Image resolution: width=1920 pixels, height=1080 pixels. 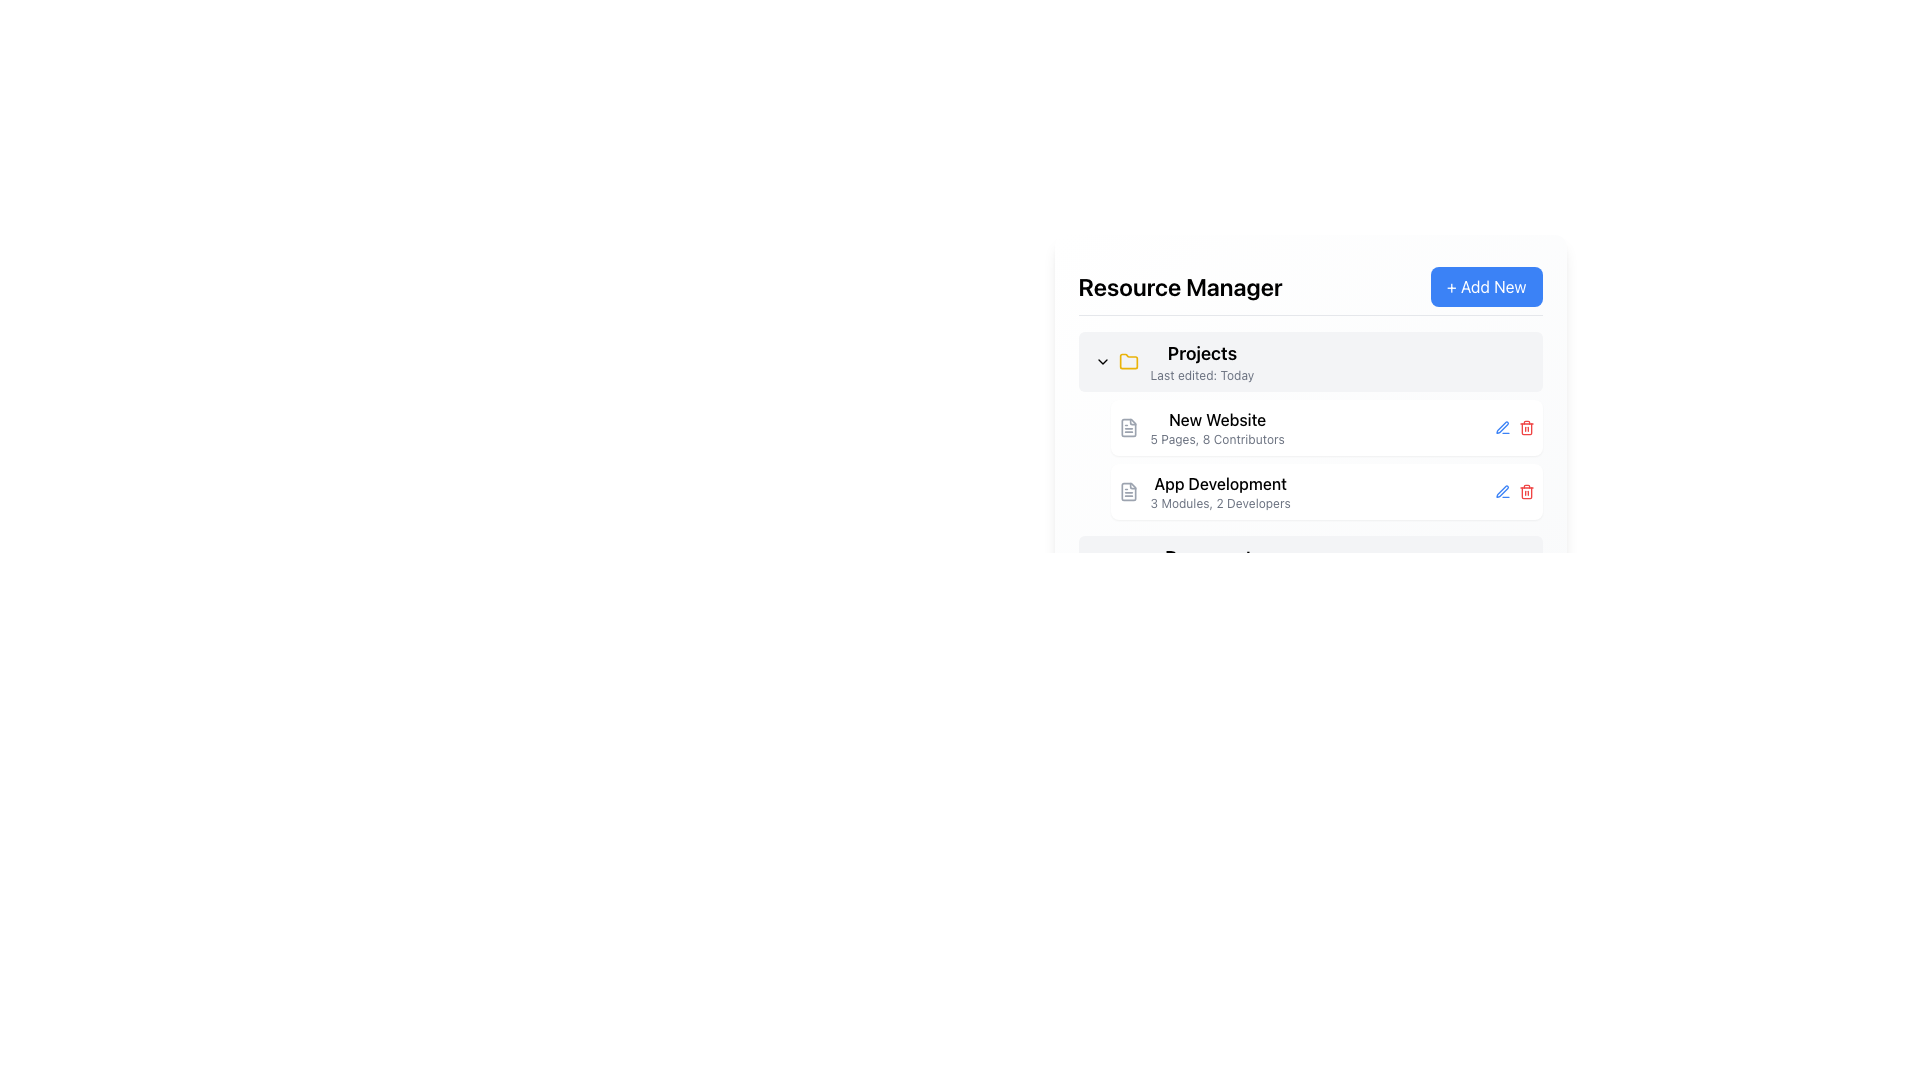 I want to click on the 'Projects' text element located in the 'Resource Manager' panel, so click(x=1201, y=353).